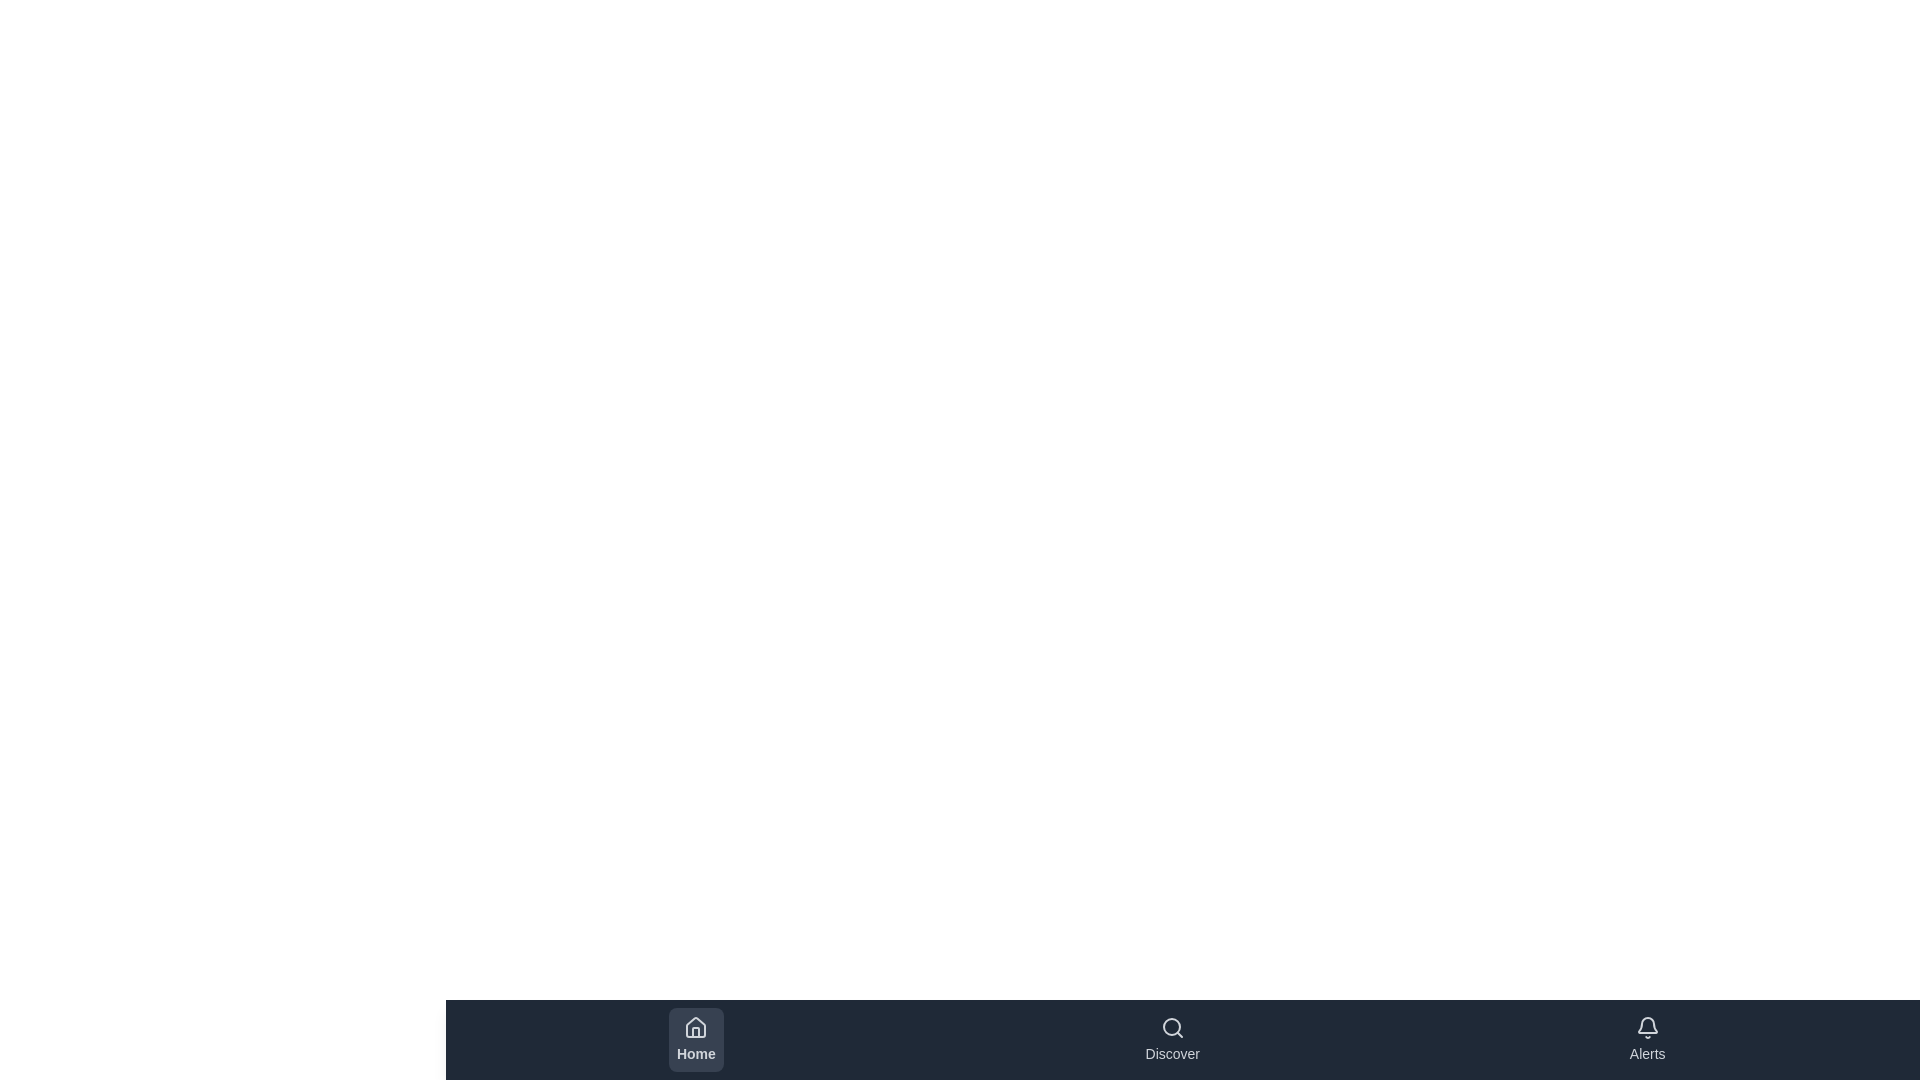  What do you see at coordinates (1647, 1039) in the screenshot?
I see `the Alerts button to switch to the corresponding tab` at bounding box center [1647, 1039].